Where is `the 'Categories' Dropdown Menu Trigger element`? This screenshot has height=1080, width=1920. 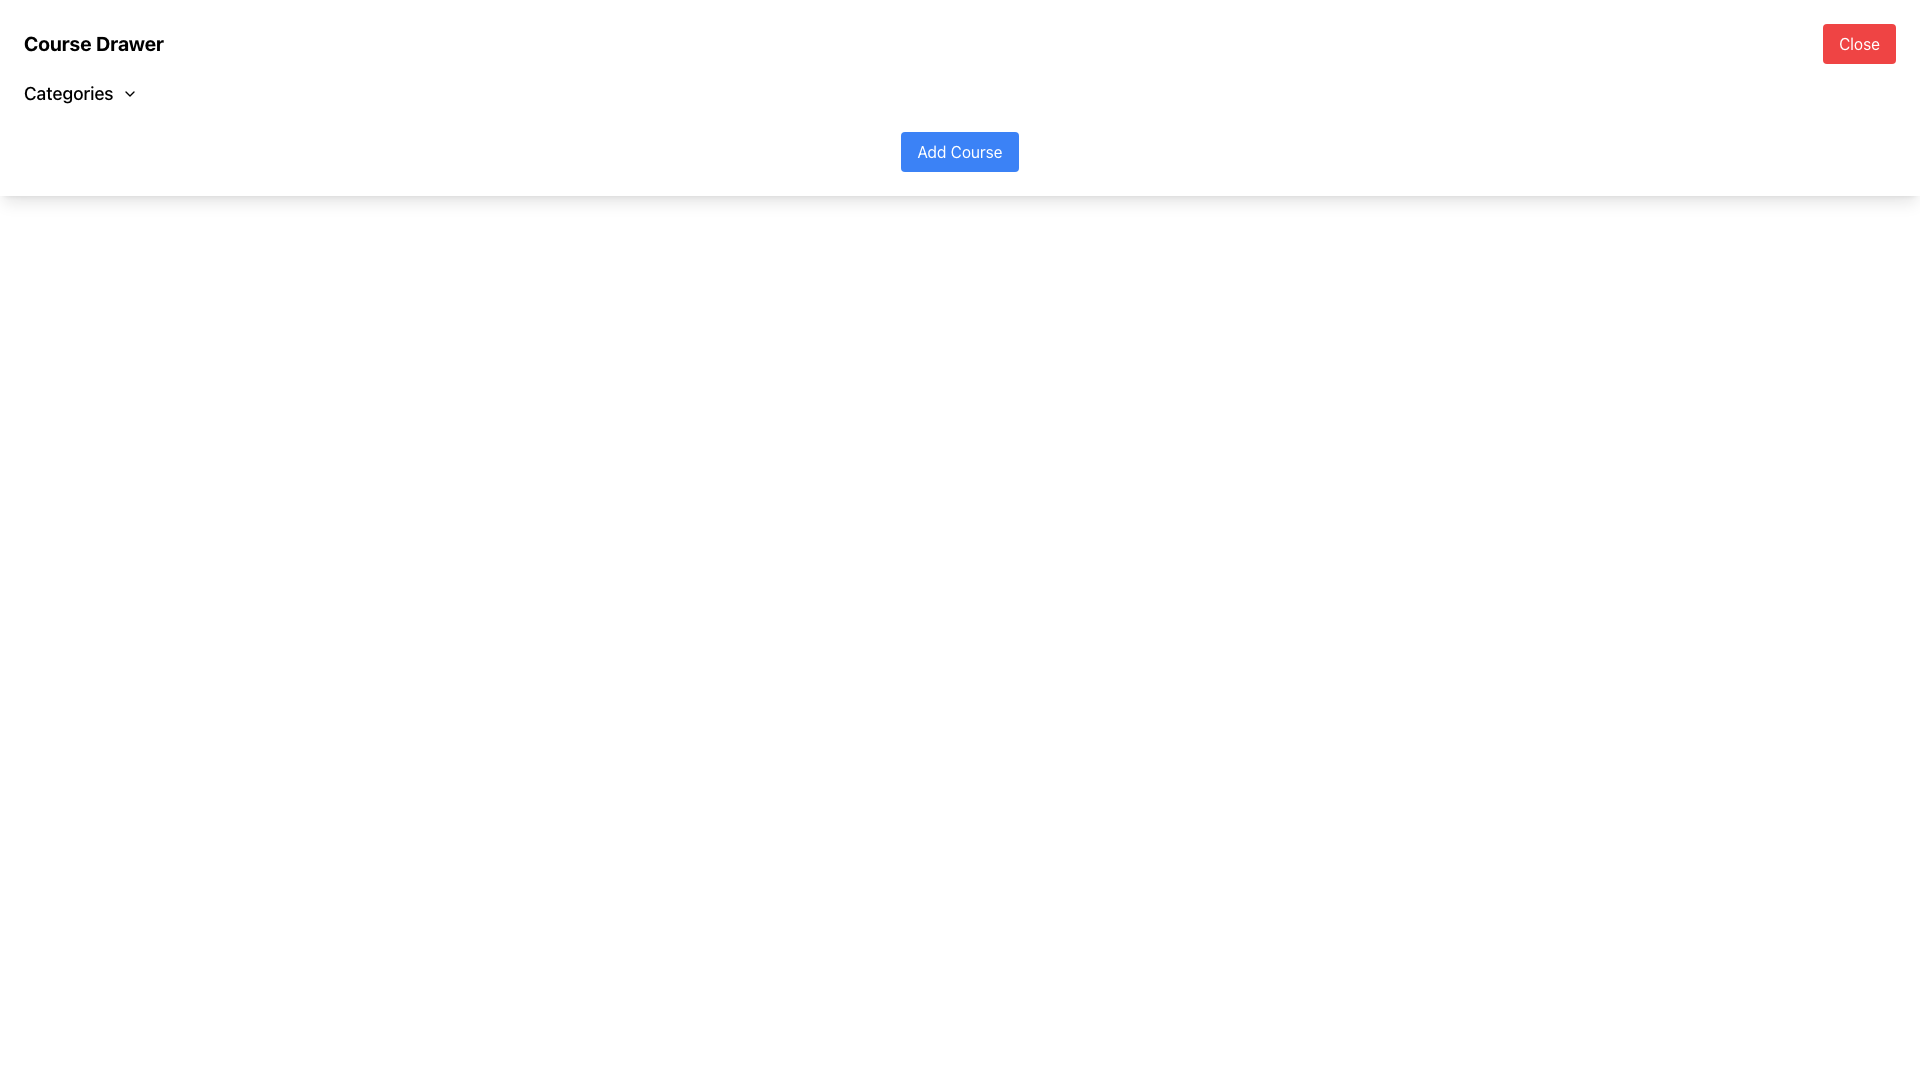 the 'Categories' Dropdown Menu Trigger element is located at coordinates (80, 93).